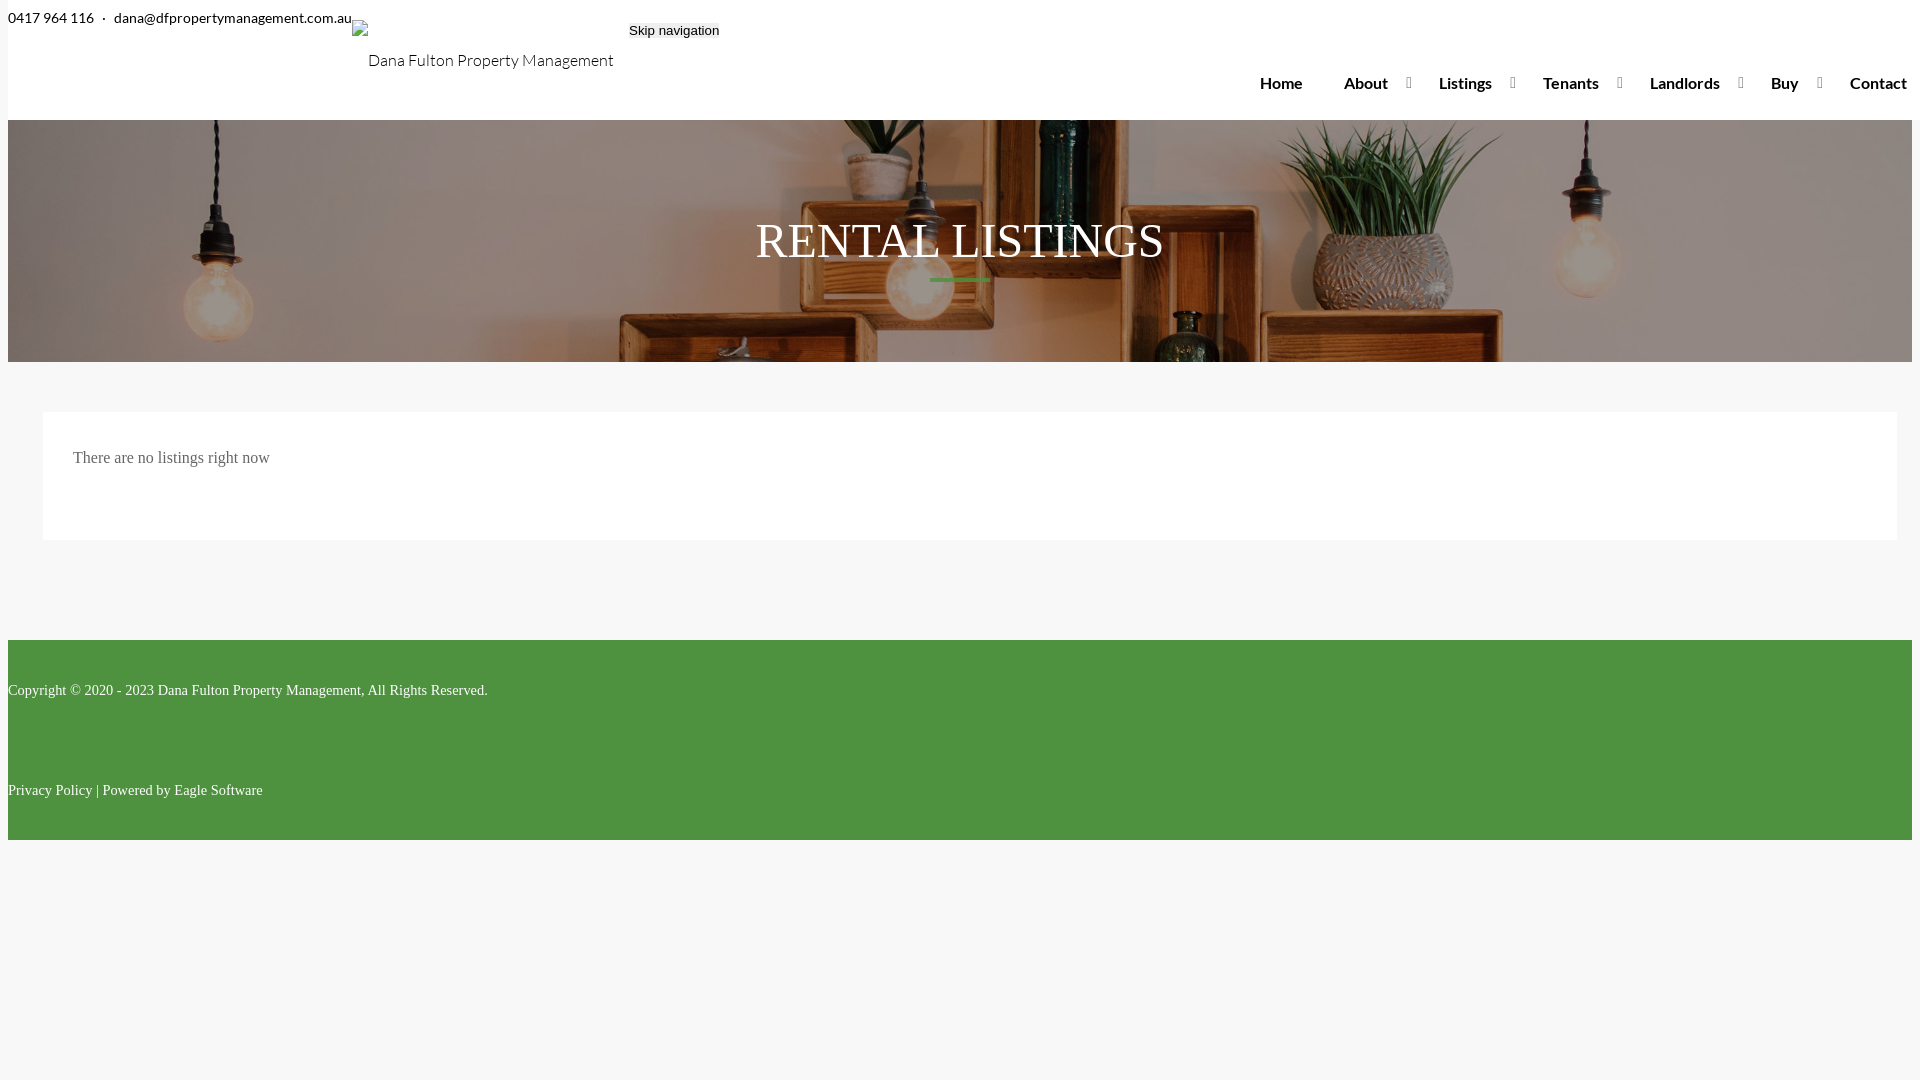  What do you see at coordinates (1470, 82) in the screenshot?
I see `'Listings'` at bounding box center [1470, 82].